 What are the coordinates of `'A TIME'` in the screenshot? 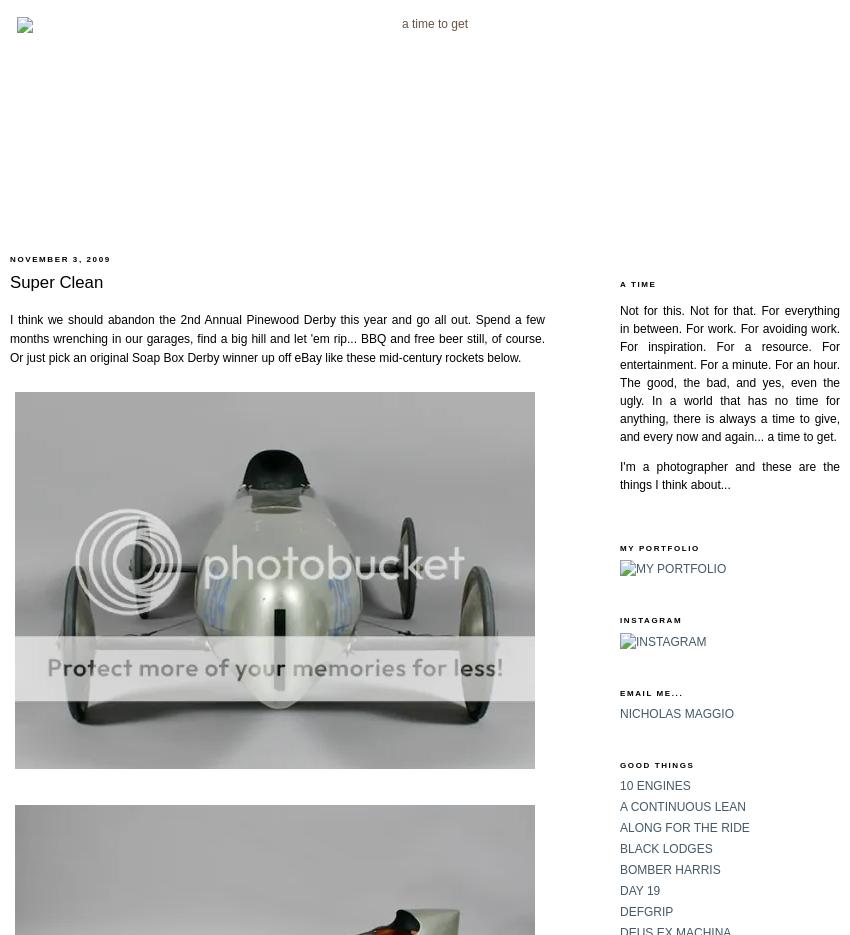 It's located at (638, 283).